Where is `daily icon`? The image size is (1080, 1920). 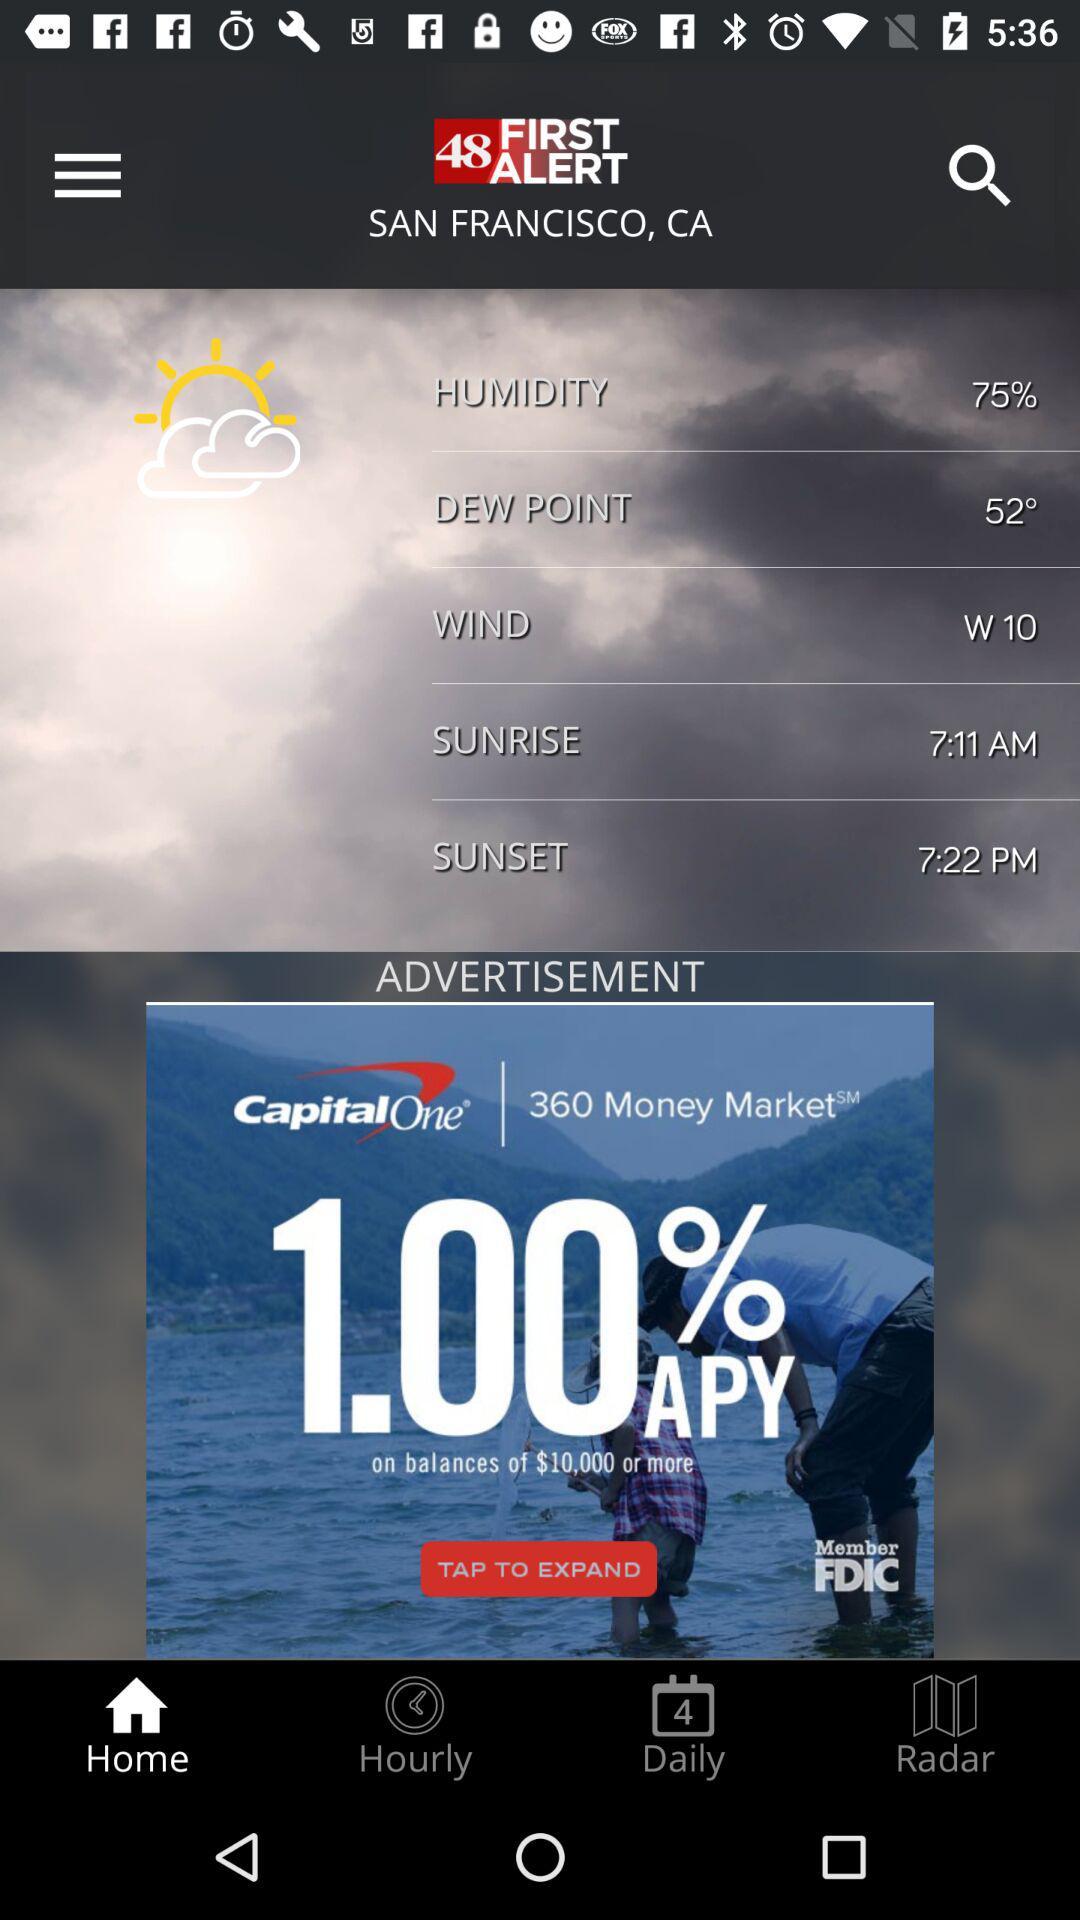 daily icon is located at coordinates (682, 1726).